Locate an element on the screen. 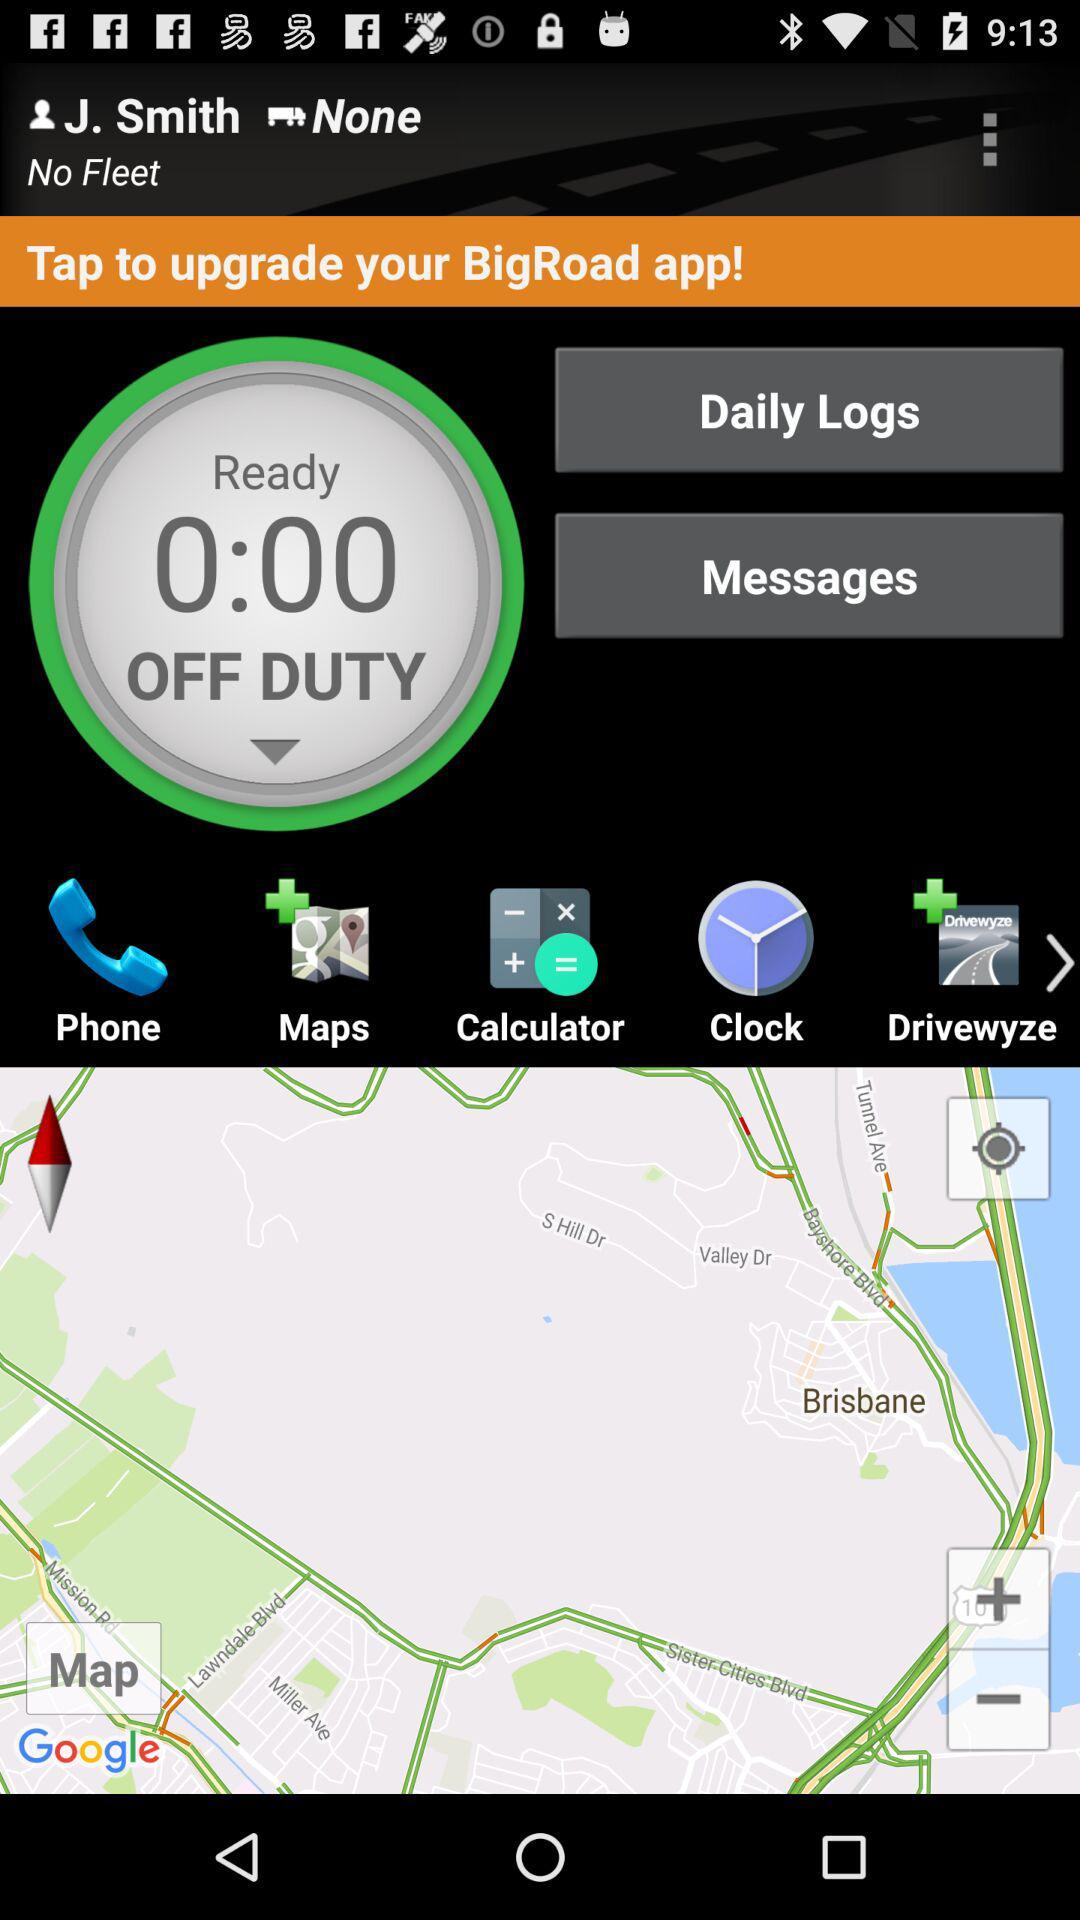 The image size is (1080, 1920). zoom out map is located at coordinates (998, 1700).